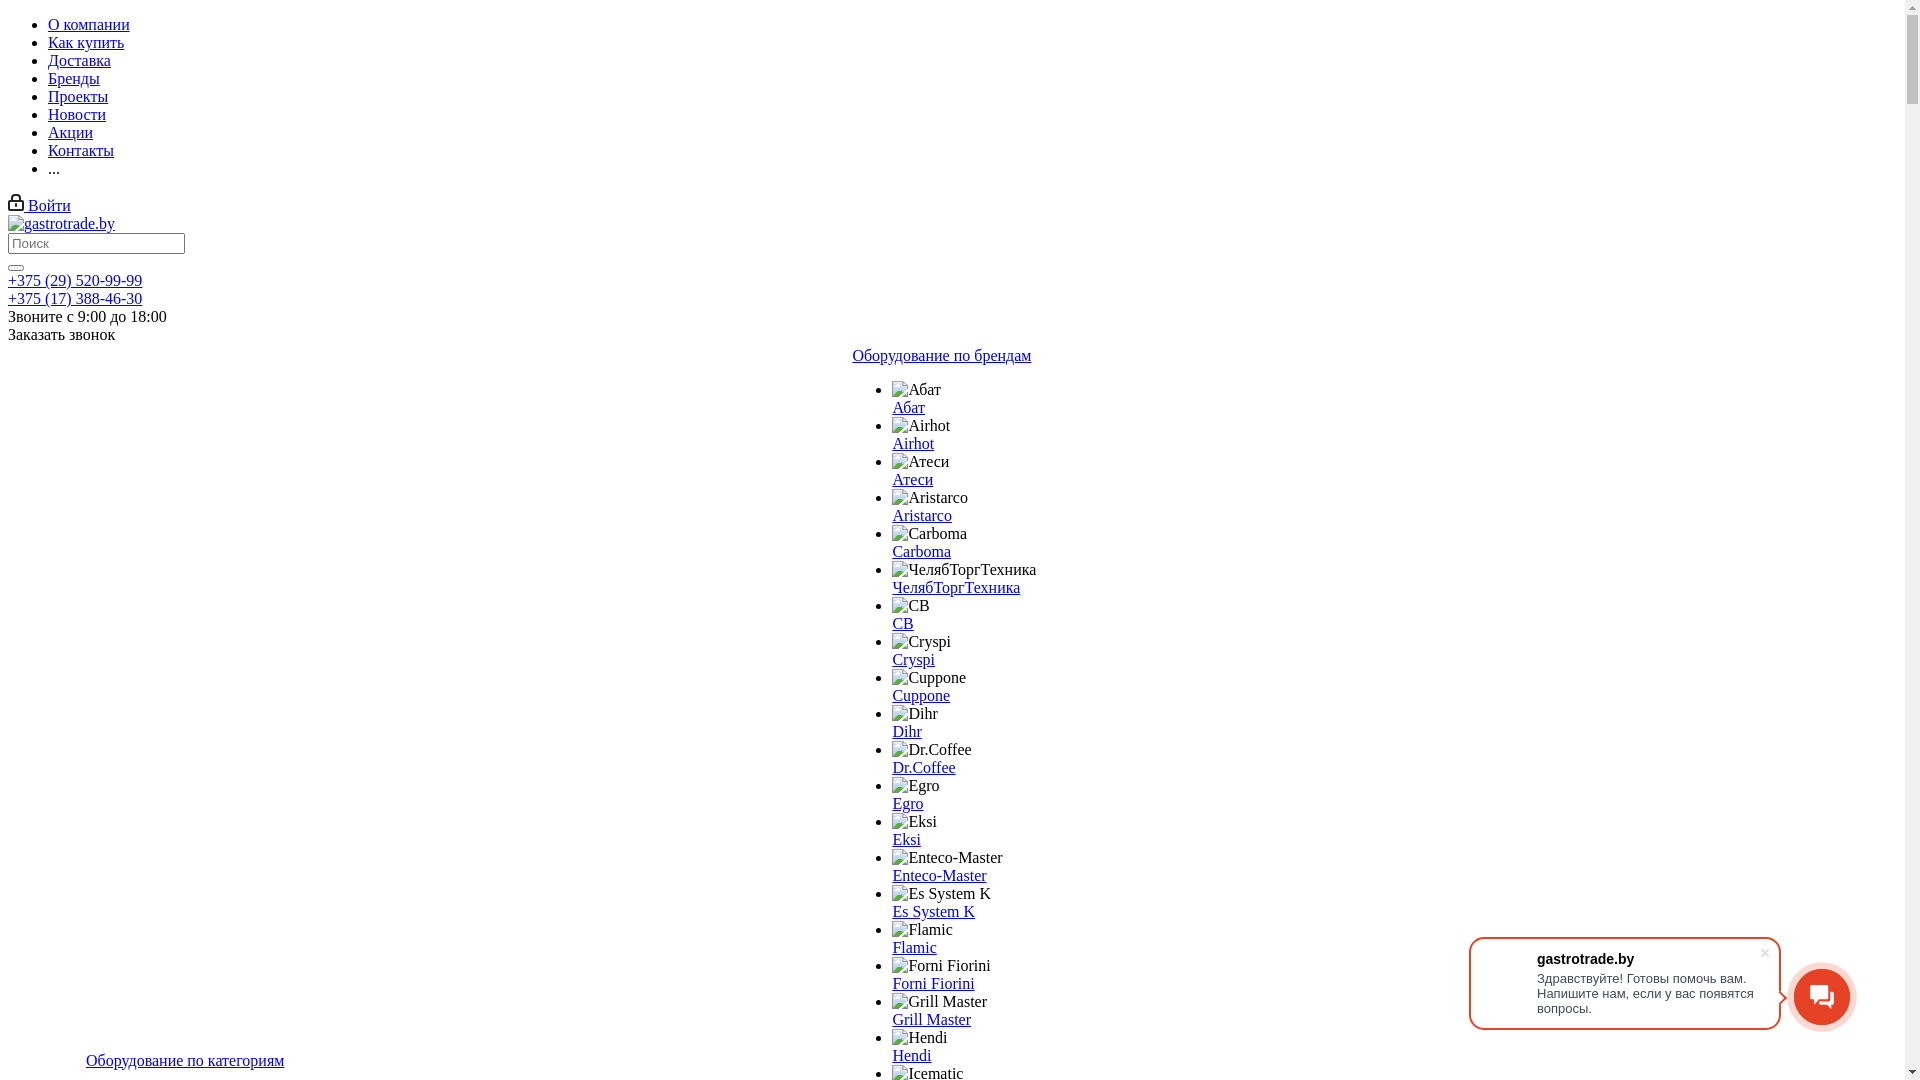 This screenshot has height=1080, width=1920. Describe the element at coordinates (920, 514) in the screenshot. I see `'Aristarco'` at that location.